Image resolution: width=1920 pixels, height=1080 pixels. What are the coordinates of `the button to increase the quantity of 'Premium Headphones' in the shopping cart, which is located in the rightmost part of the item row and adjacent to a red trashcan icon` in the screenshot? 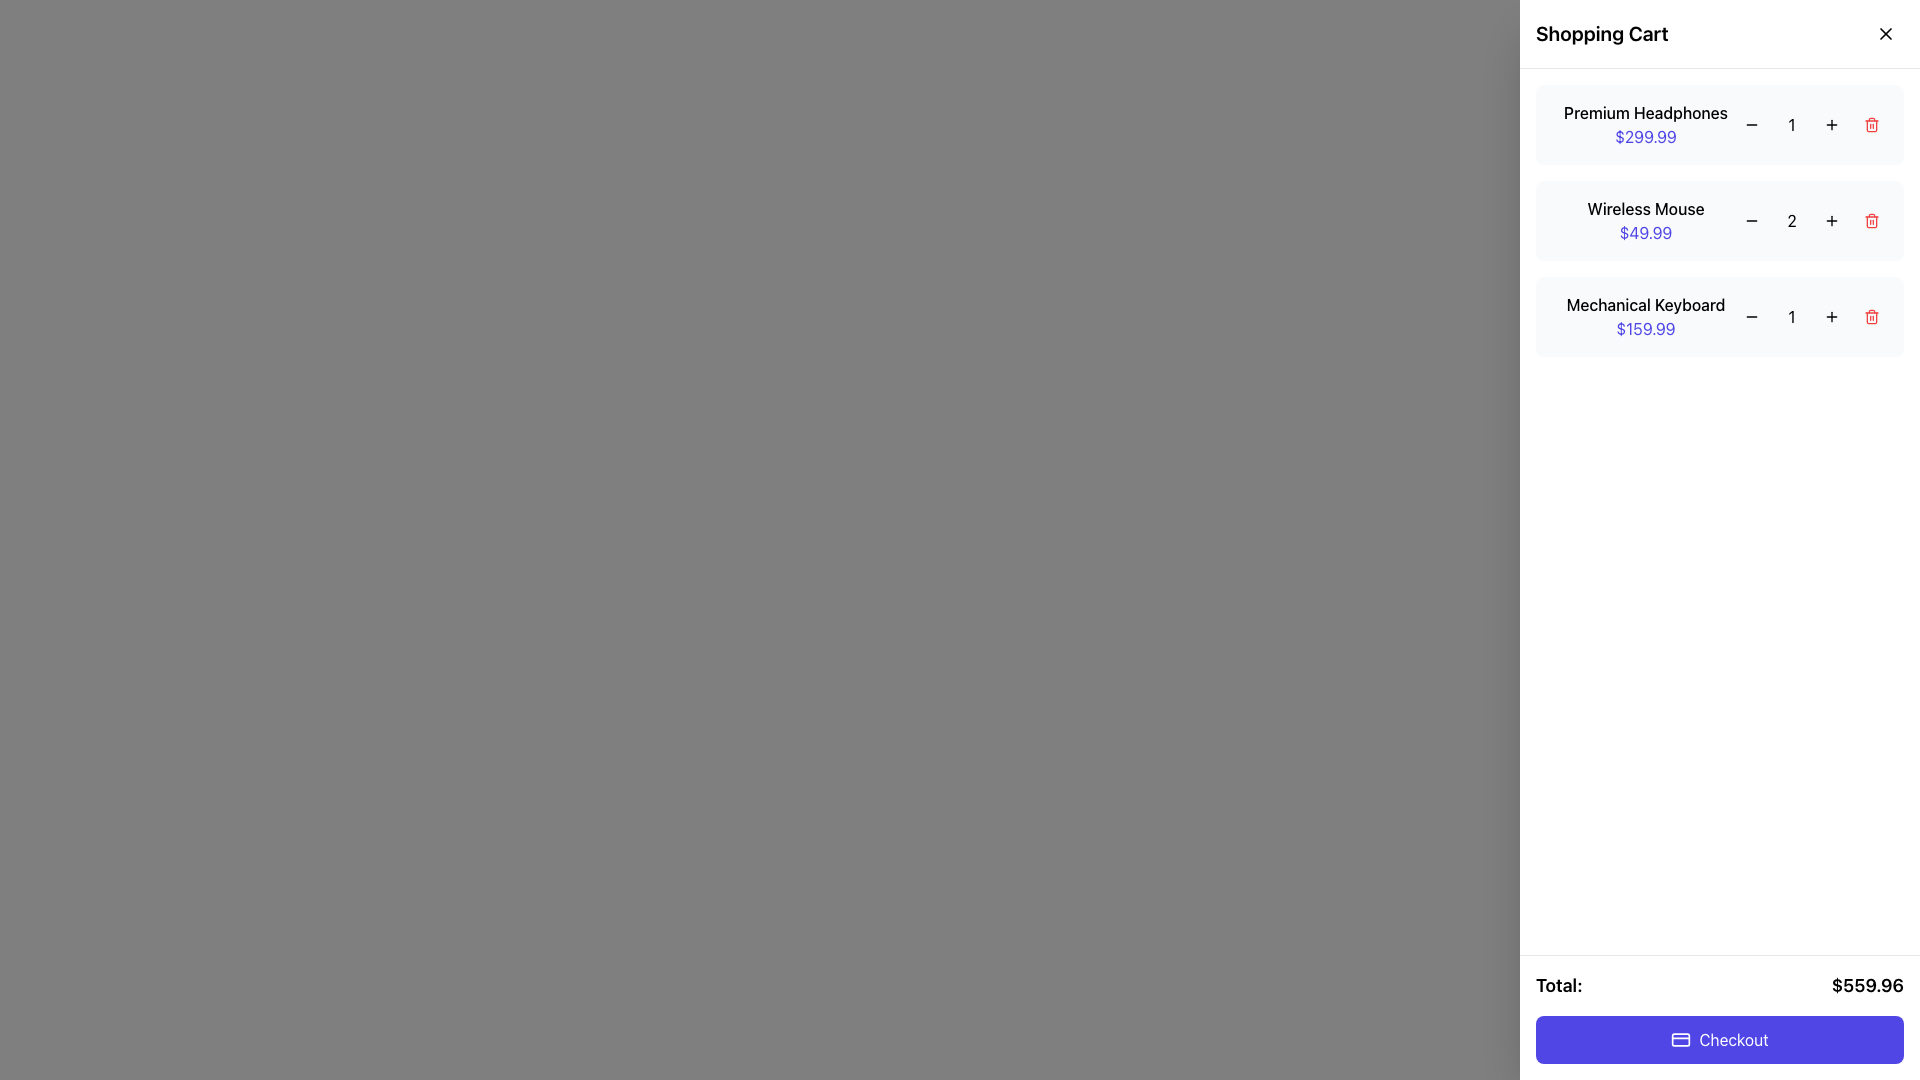 It's located at (1832, 124).